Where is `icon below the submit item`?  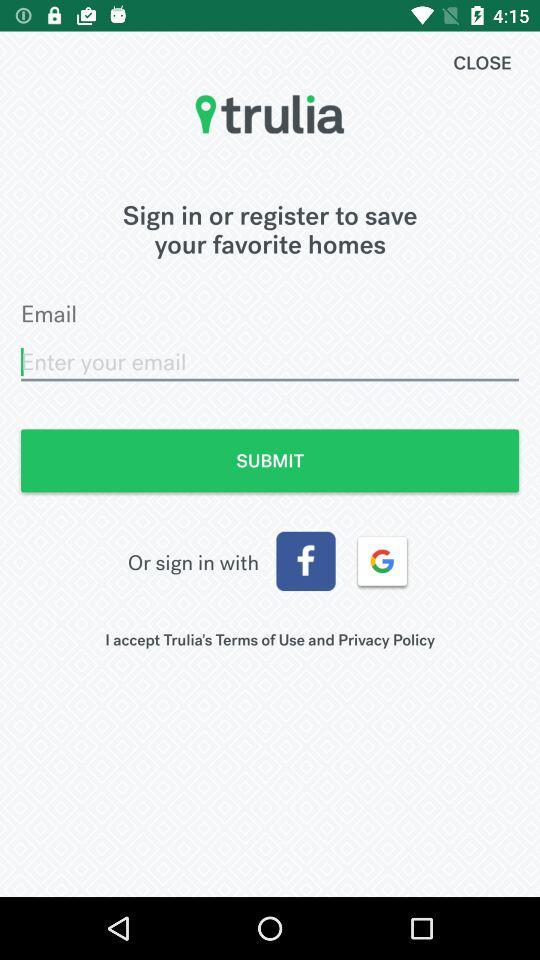 icon below the submit item is located at coordinates (306, 561).